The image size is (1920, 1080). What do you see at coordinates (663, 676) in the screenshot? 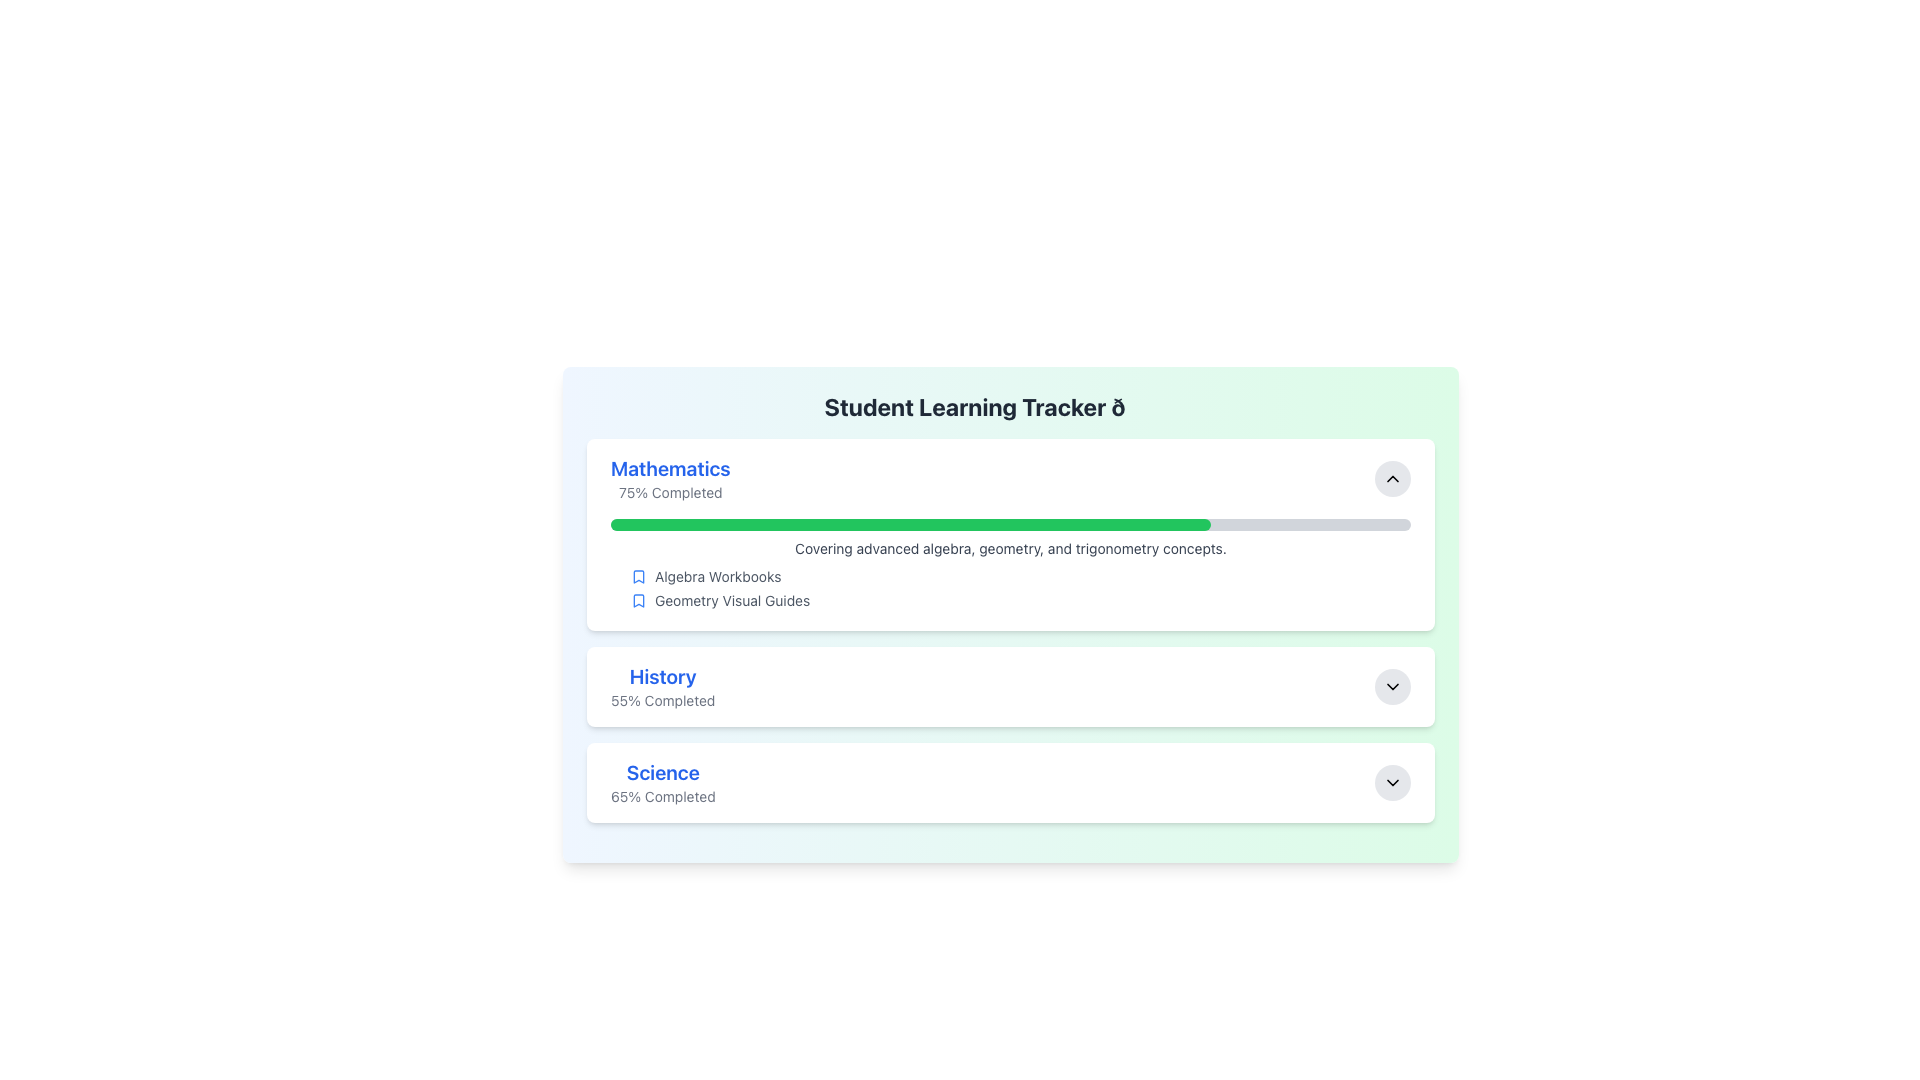
I see `the 'History' text label which is bold, larger, and blue, indicating a title above the '55% Completed' status label` at bounding box center [663, 676].